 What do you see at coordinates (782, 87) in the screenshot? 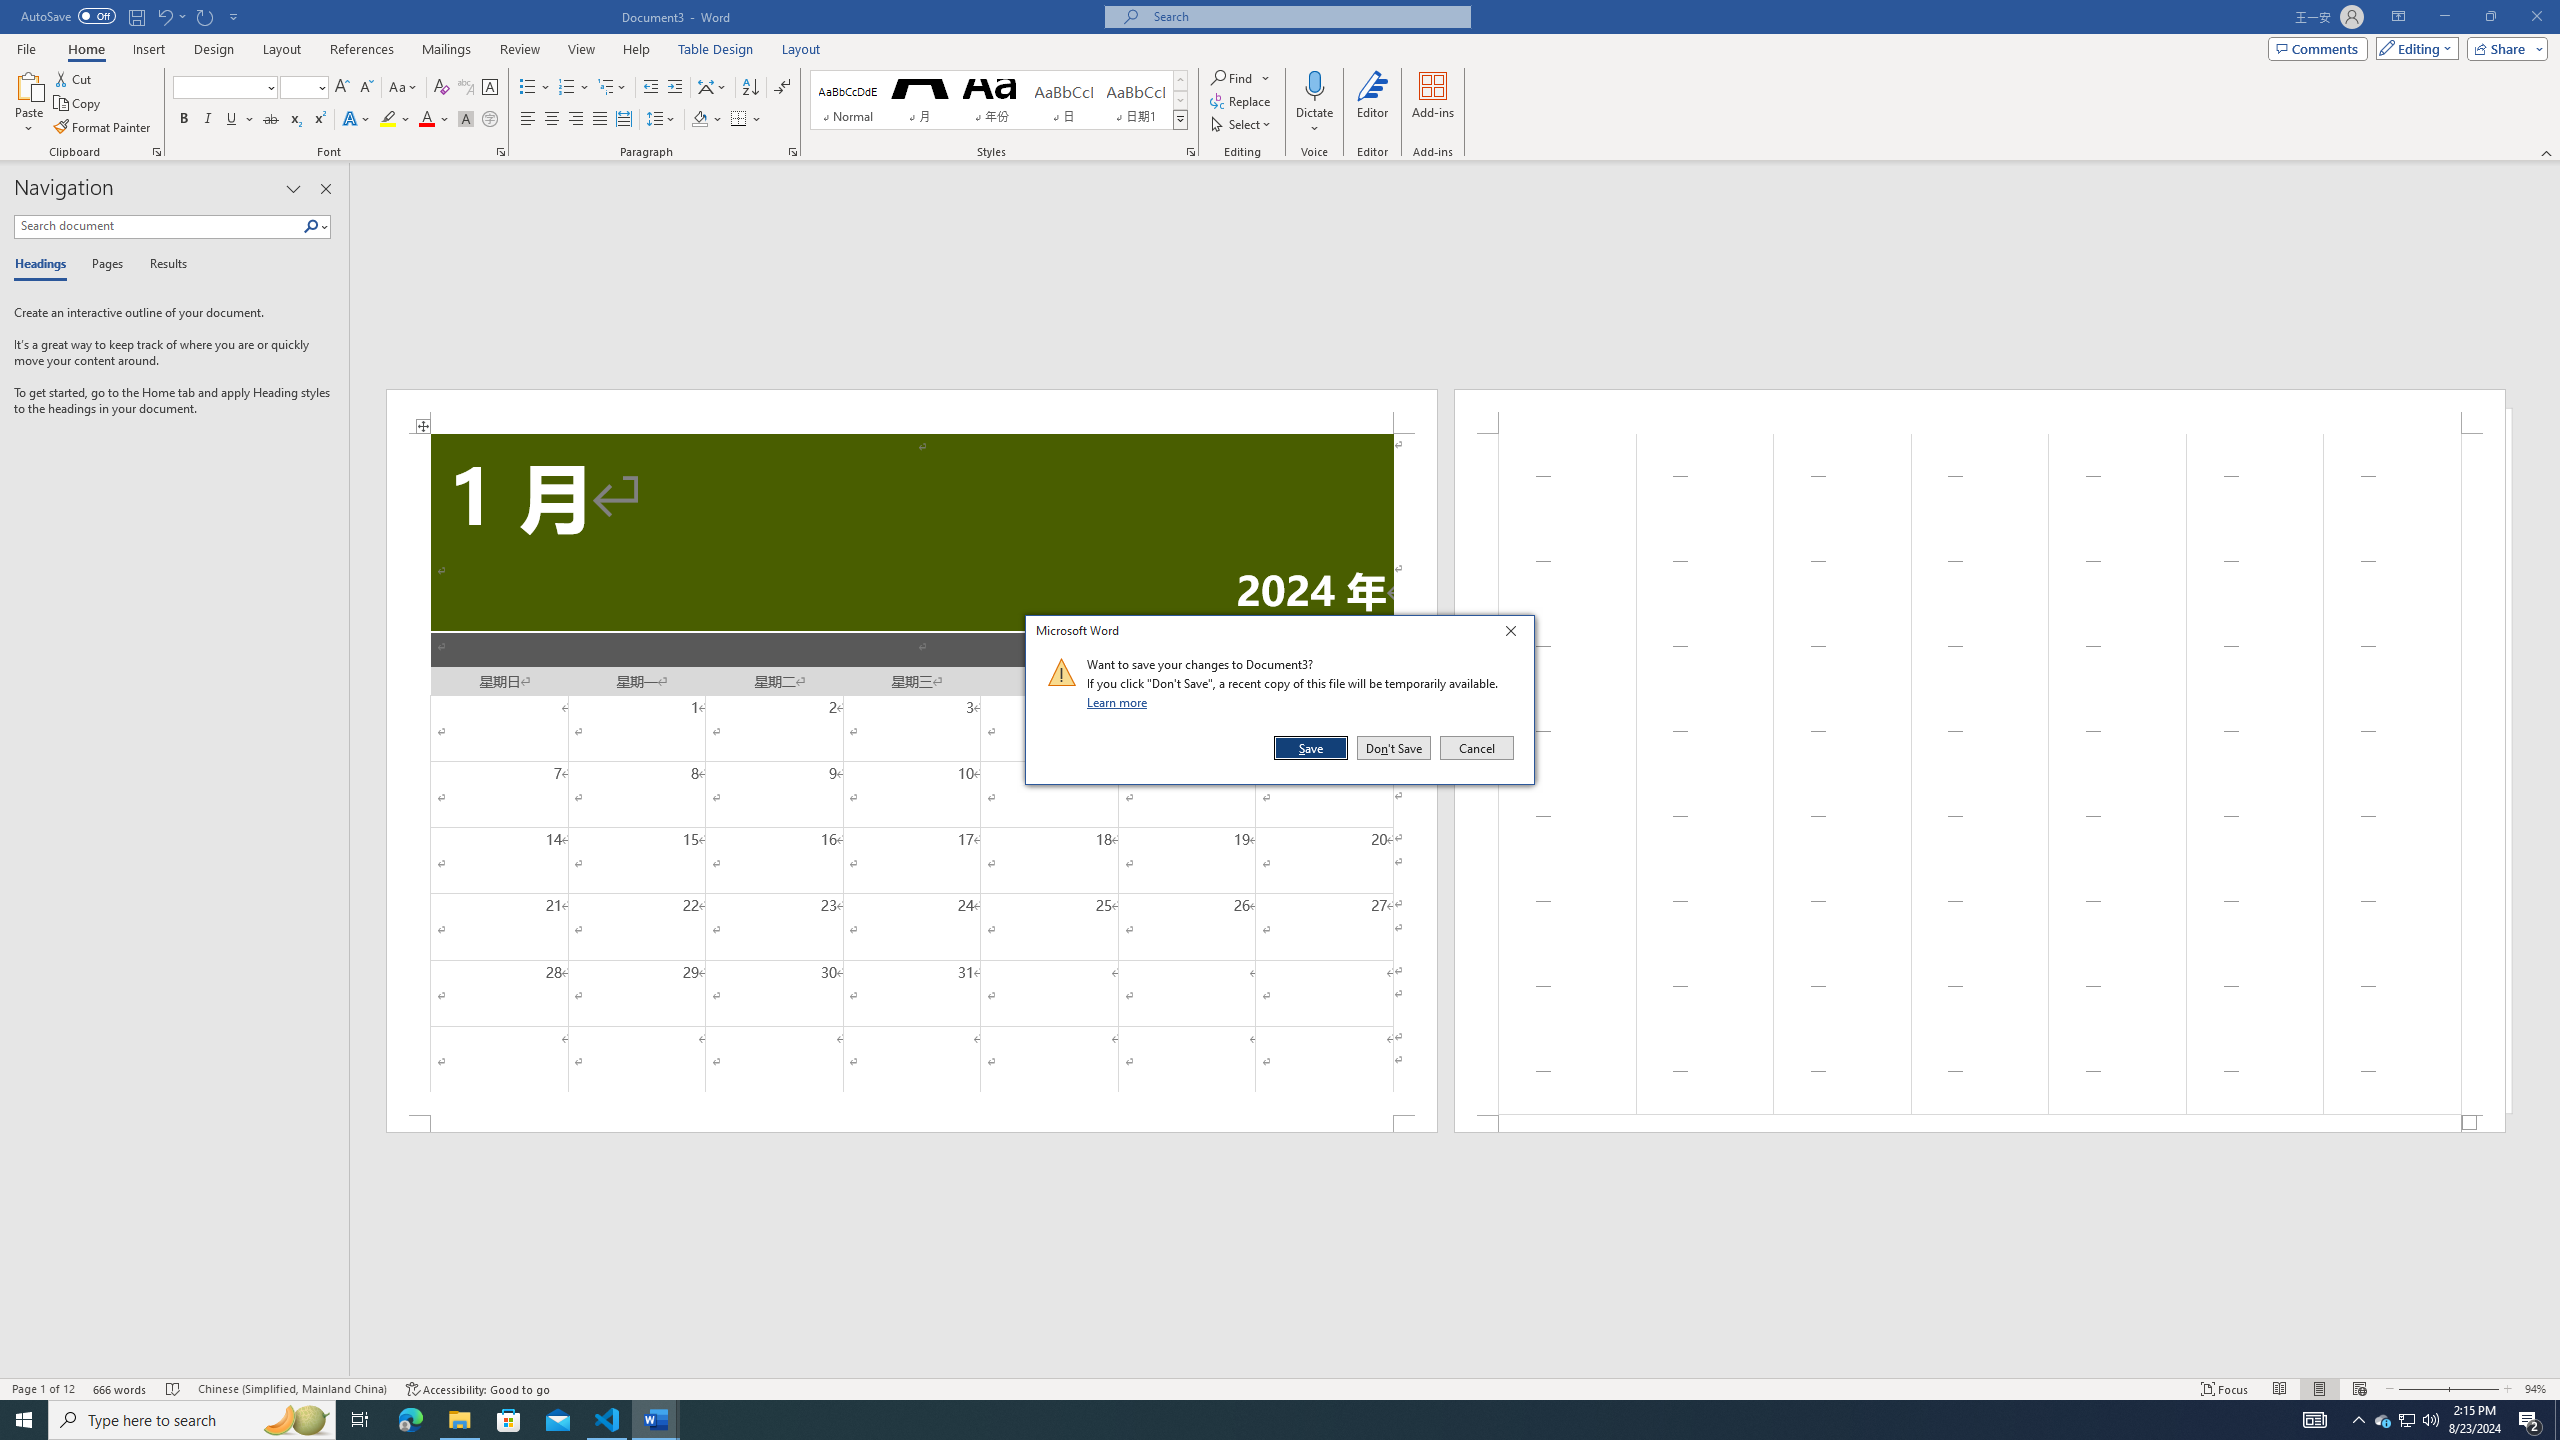
I see `'Show/Hide Editing Marks'` at bounding box center [782, 87].